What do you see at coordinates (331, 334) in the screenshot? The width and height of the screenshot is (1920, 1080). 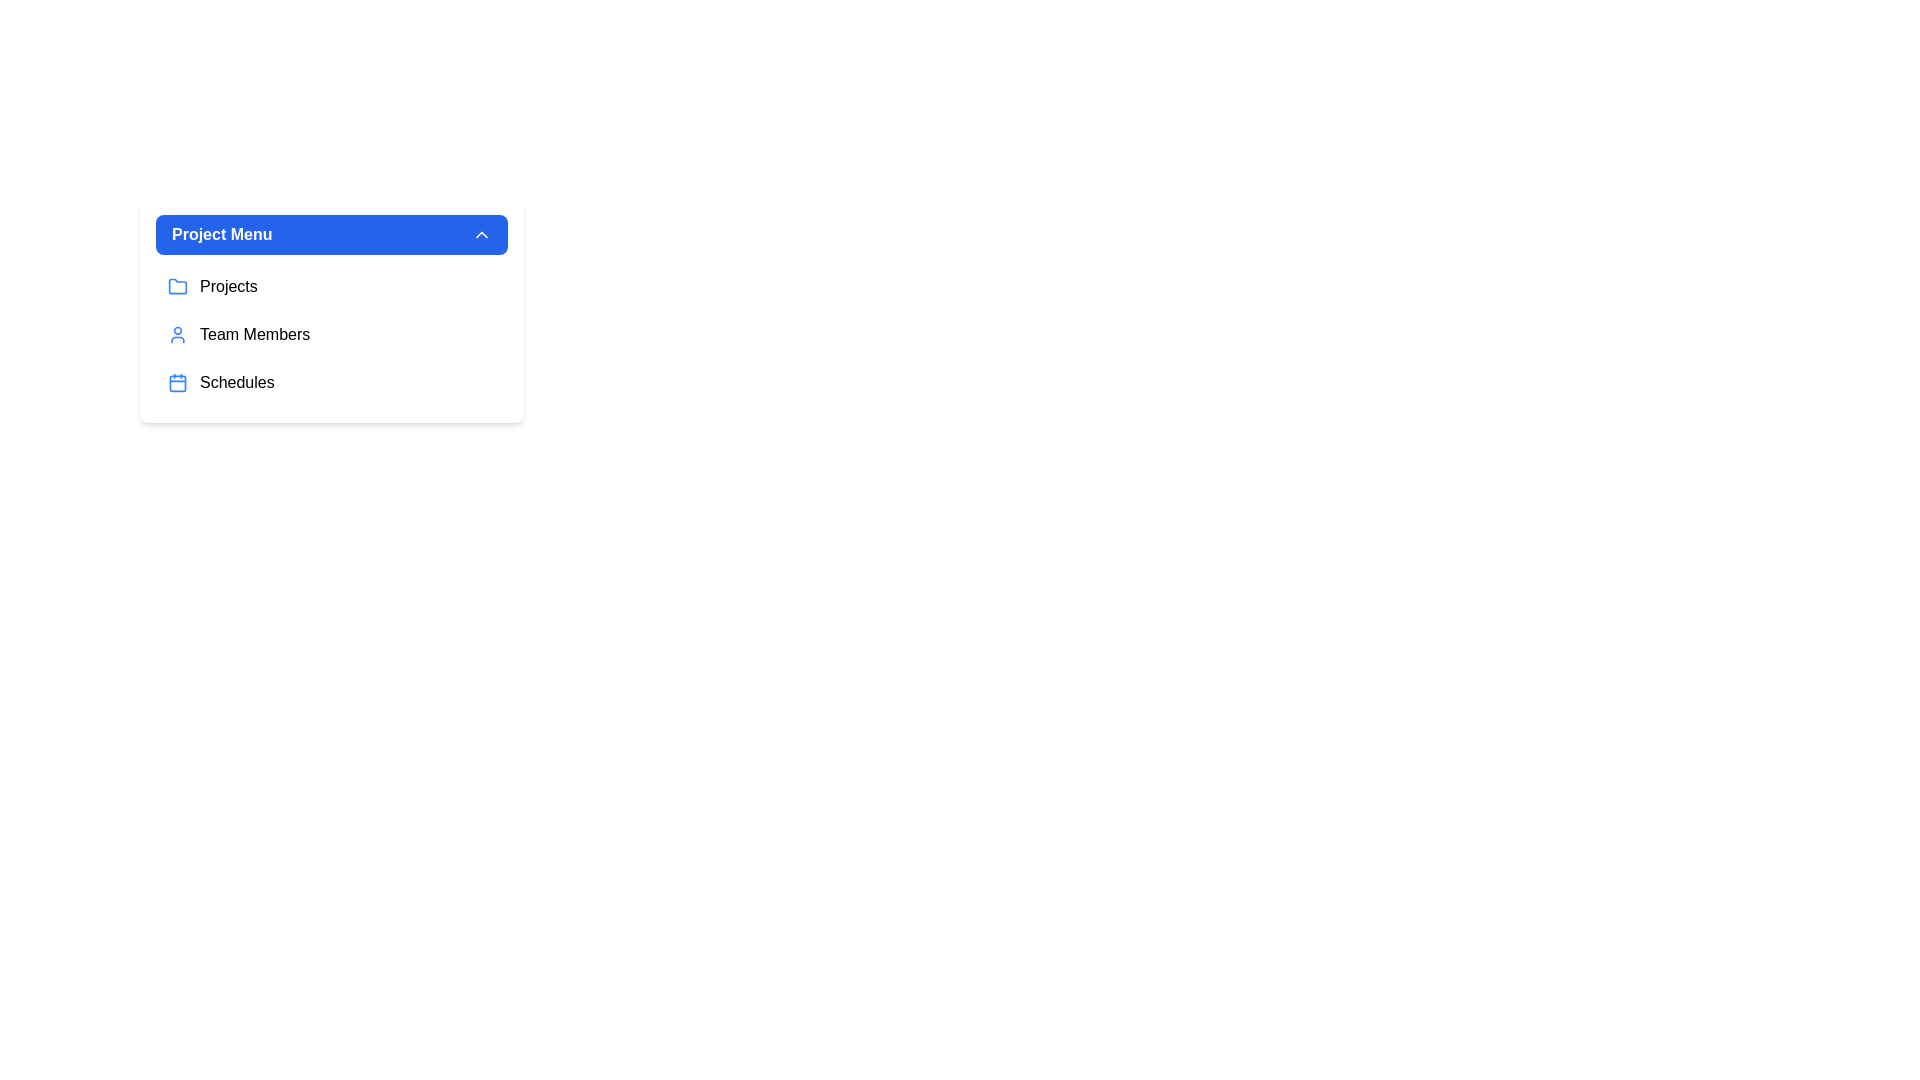 I see `the 'Team Members' item in the menu` at bounding box center [331, 334].